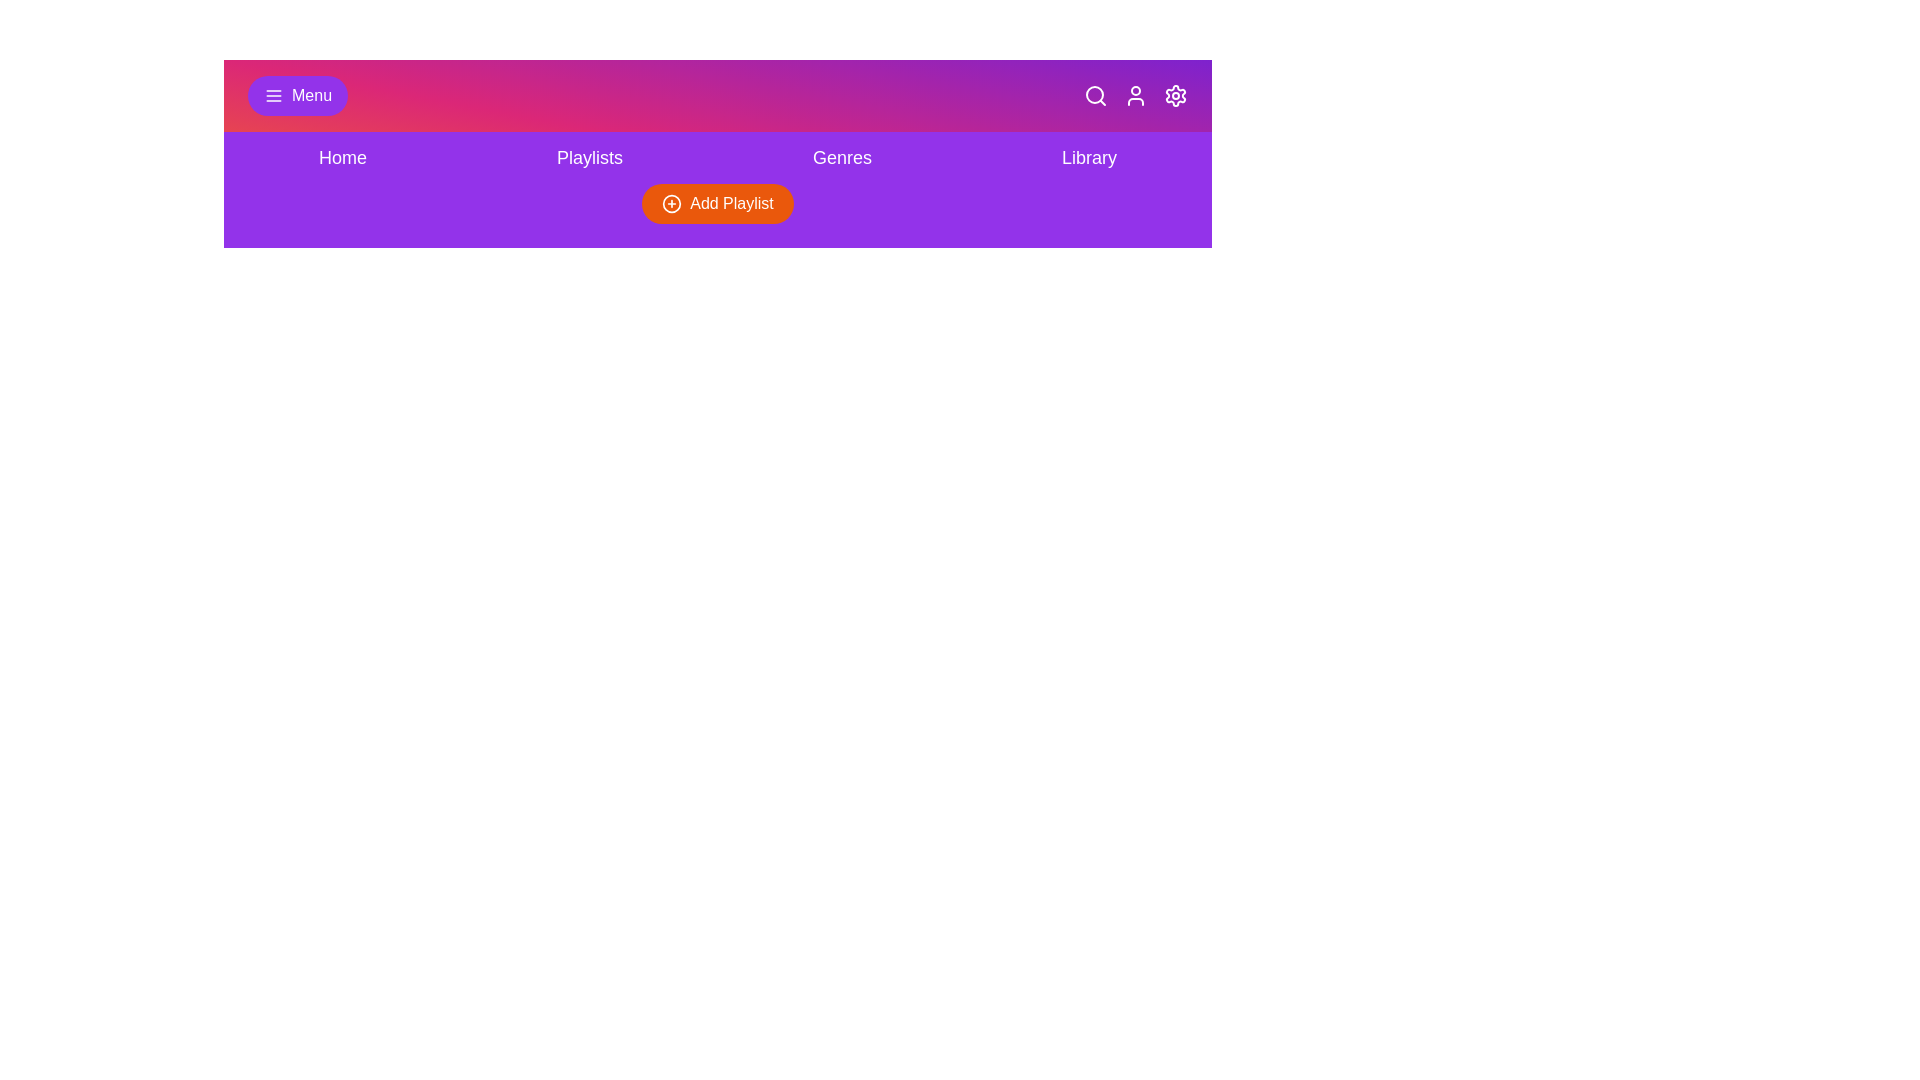  Describe the element at coordinates (718, 204) in the screenshot. I see `the 'Add Playlist' button to initiate the creation of a new playlist` at that location.